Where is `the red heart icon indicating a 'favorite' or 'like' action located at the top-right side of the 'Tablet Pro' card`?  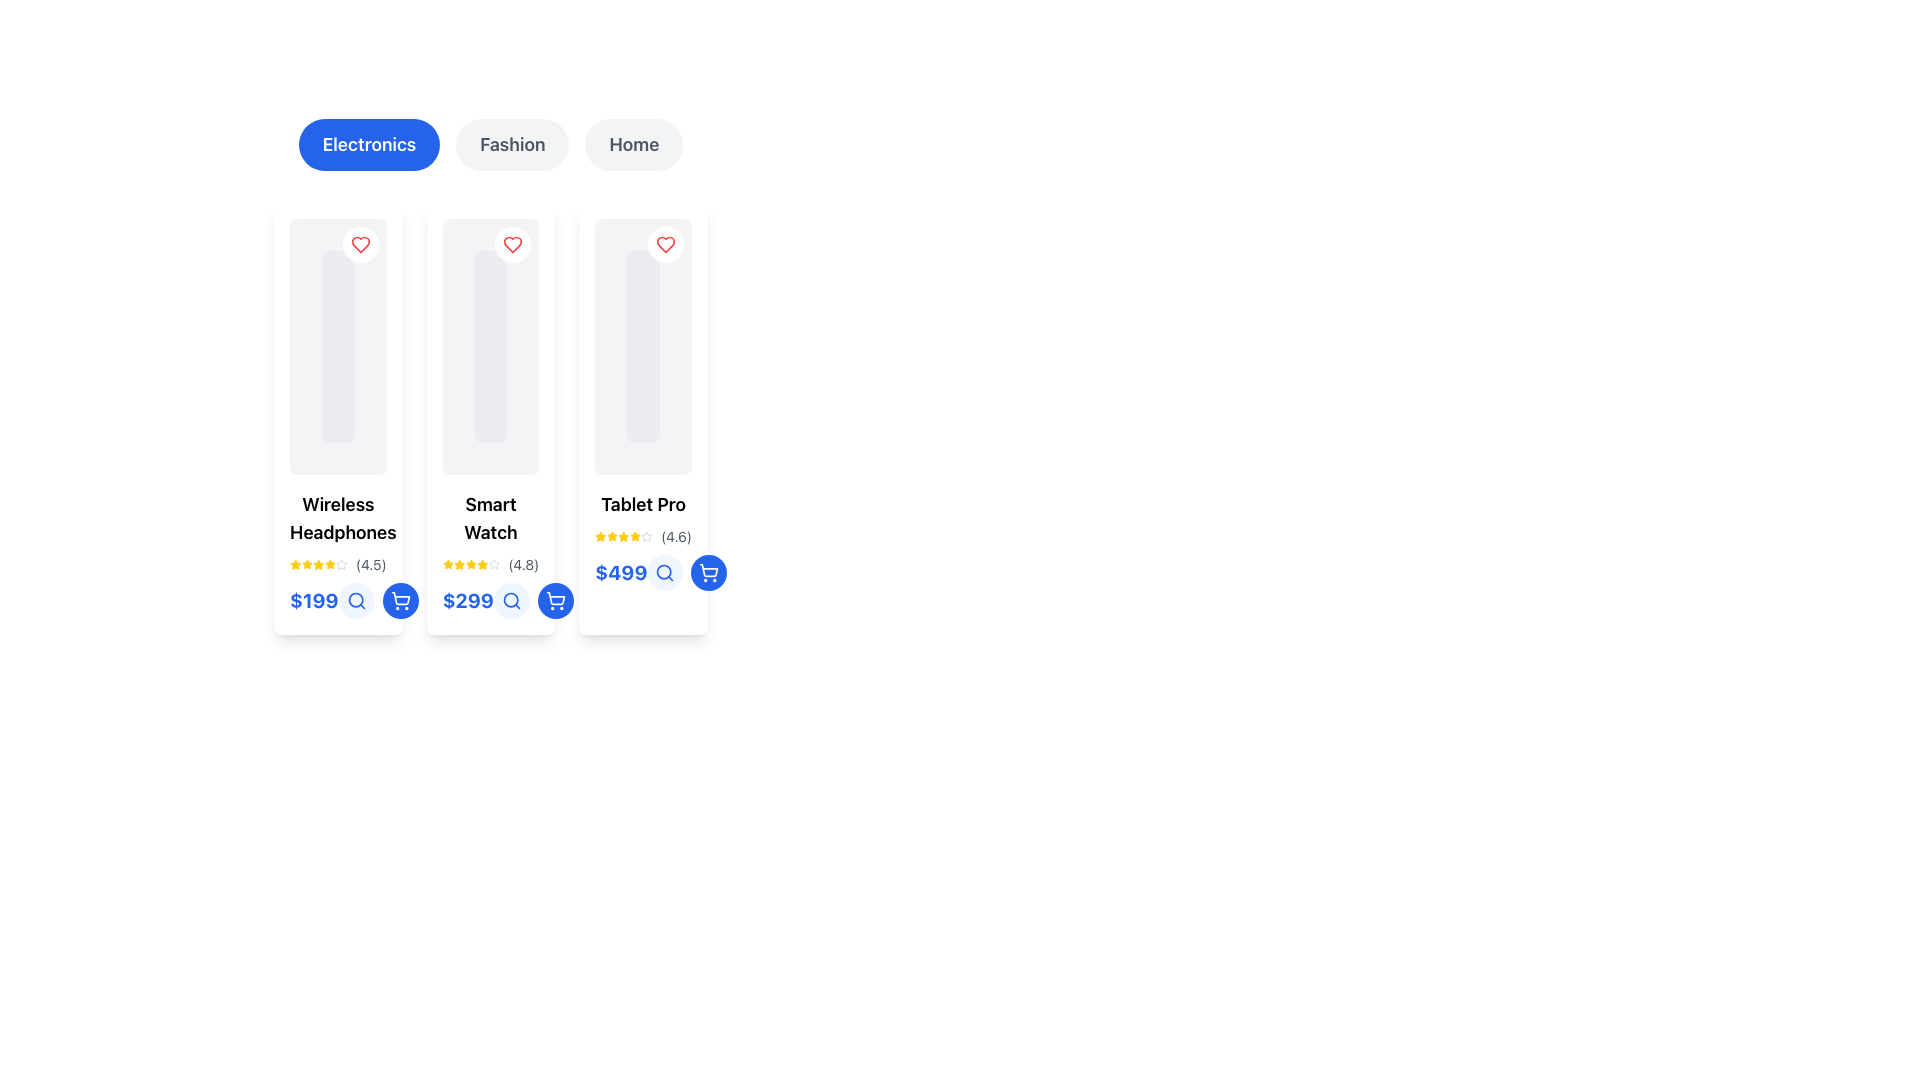 the red heart icon indicating a 'favorite' or 'like' action located at the top-right side of the 'Tablet Pro' card is located at coordinates (666, 244).